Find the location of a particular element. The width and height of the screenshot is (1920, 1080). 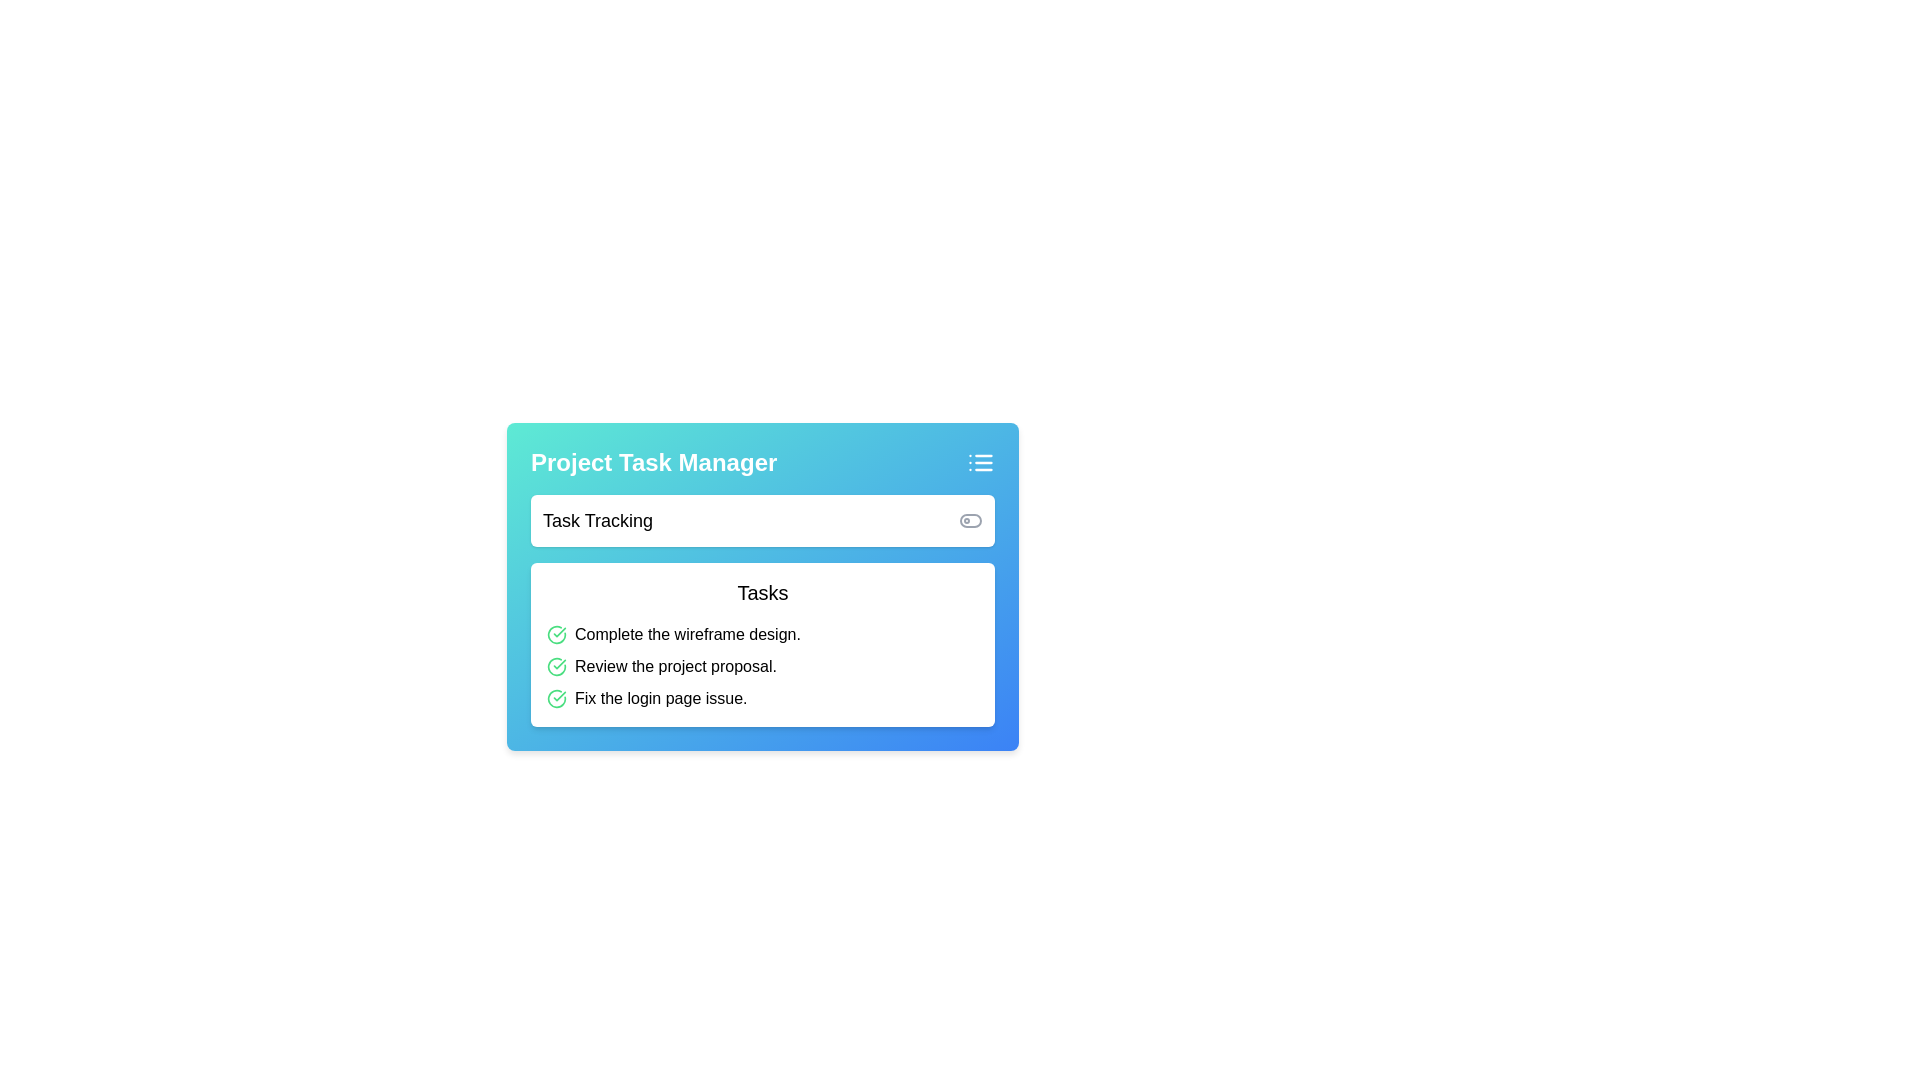

the 'Tasks' list element which contains items prefixed by green circular checkmark icons in the 'Project Task Manager' component is located at coordinates (762, 609).